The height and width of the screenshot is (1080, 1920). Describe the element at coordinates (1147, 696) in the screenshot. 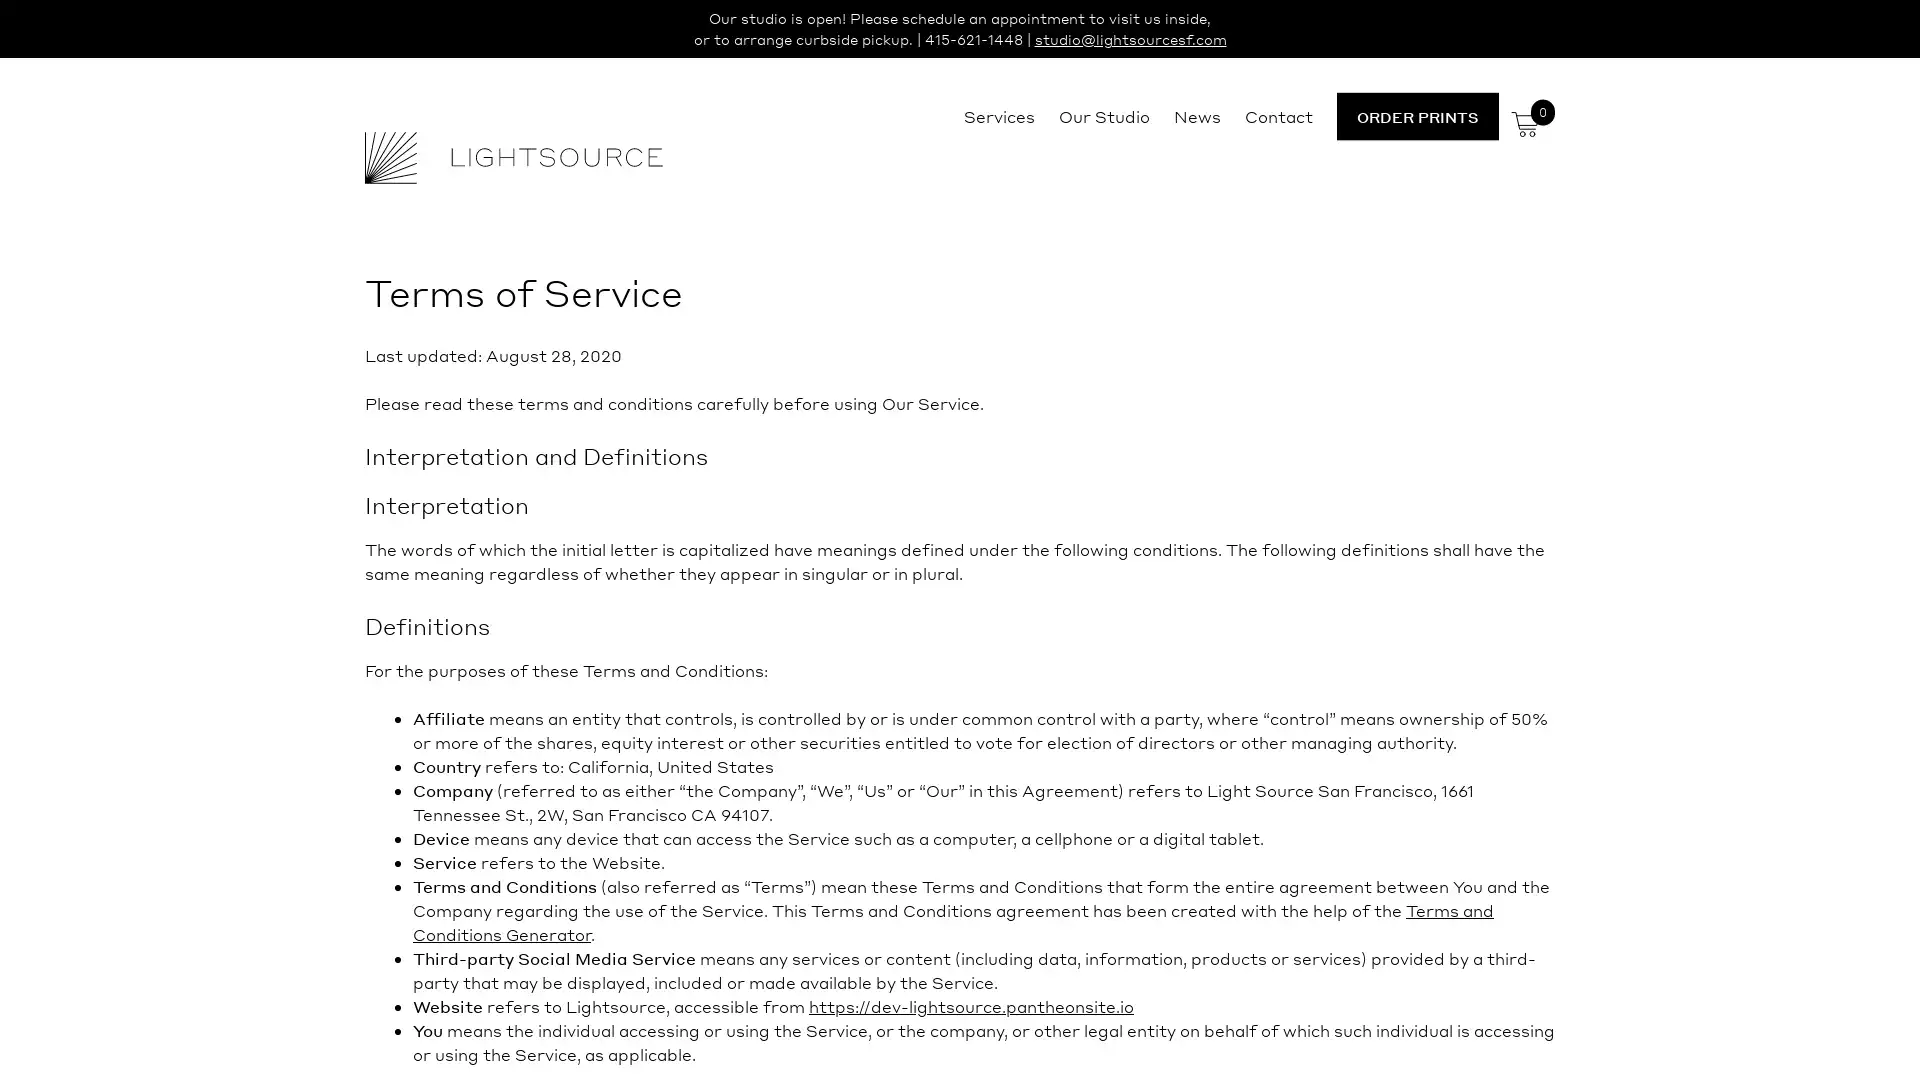

I see `Sign up` at that location.